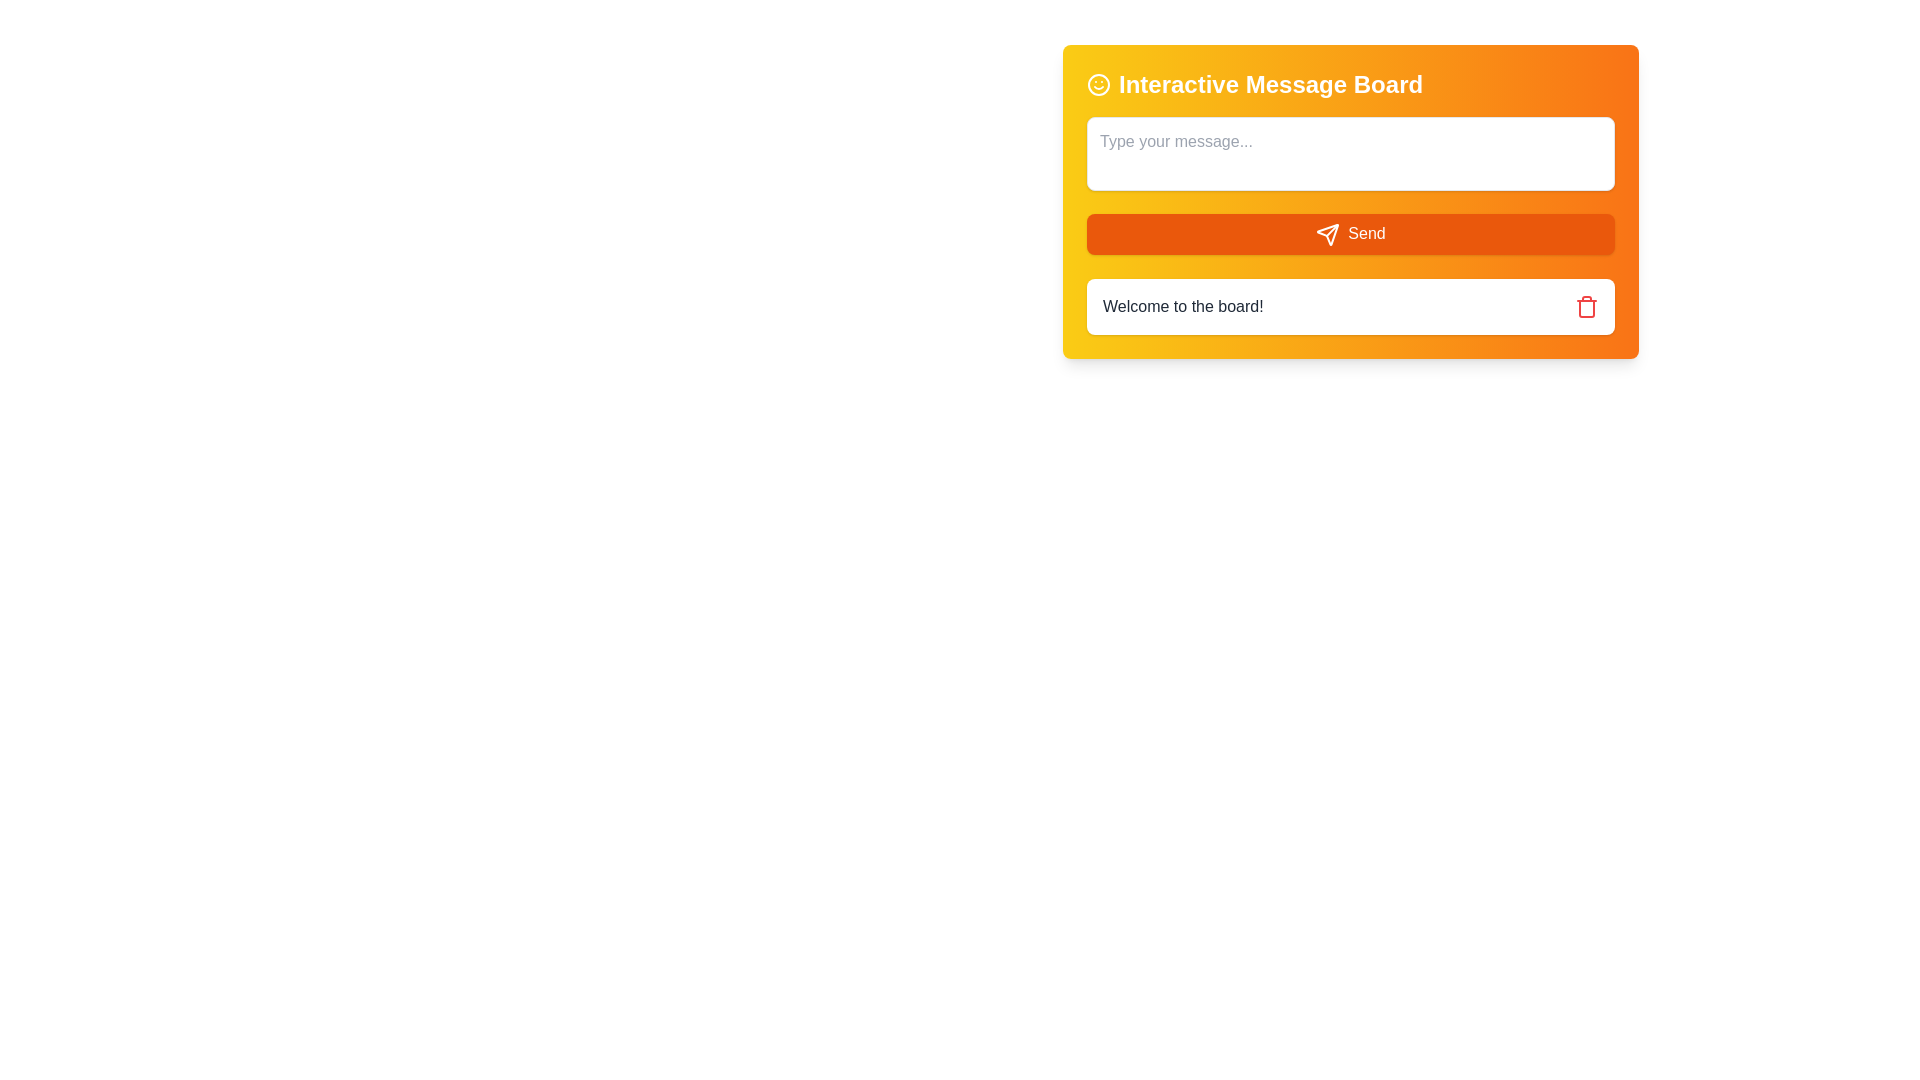 The image size is (1920, 1080). I want to click on the red trash bin icon button located in the lower-right corner of the message panel, so click(1586, 305).